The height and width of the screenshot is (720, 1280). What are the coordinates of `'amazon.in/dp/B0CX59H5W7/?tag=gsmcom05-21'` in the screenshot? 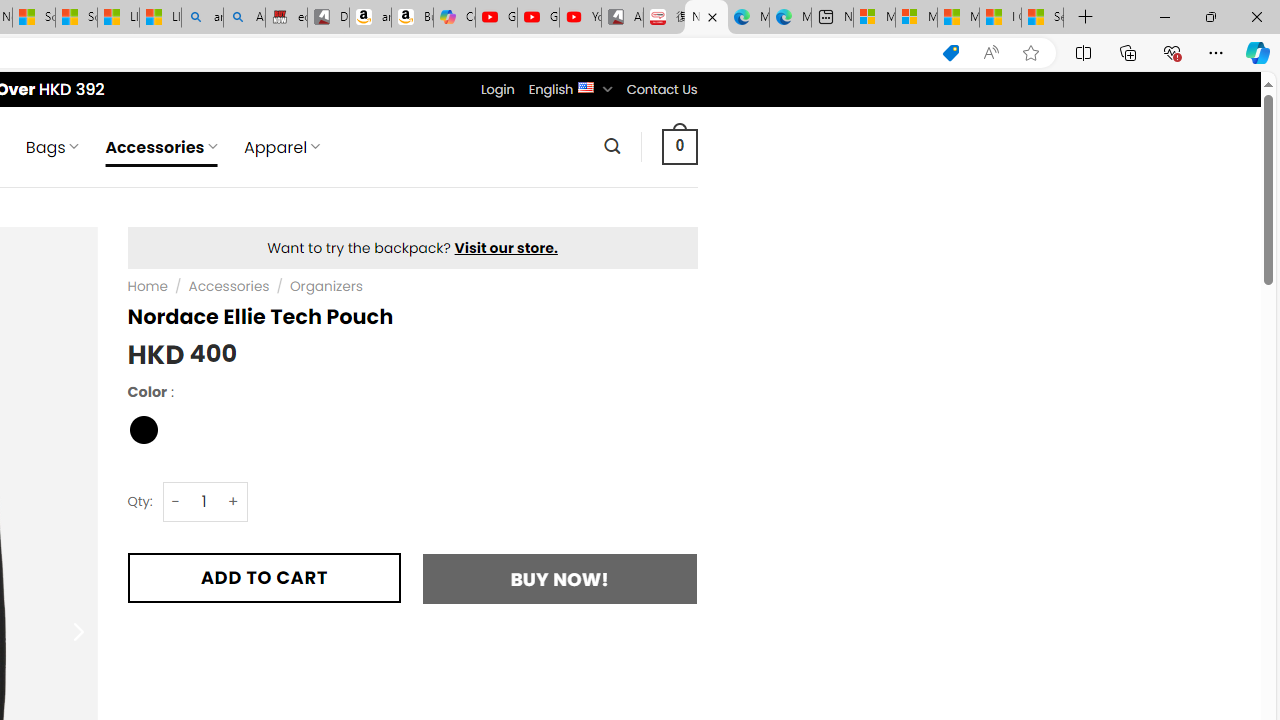 It's located at (369, 17).